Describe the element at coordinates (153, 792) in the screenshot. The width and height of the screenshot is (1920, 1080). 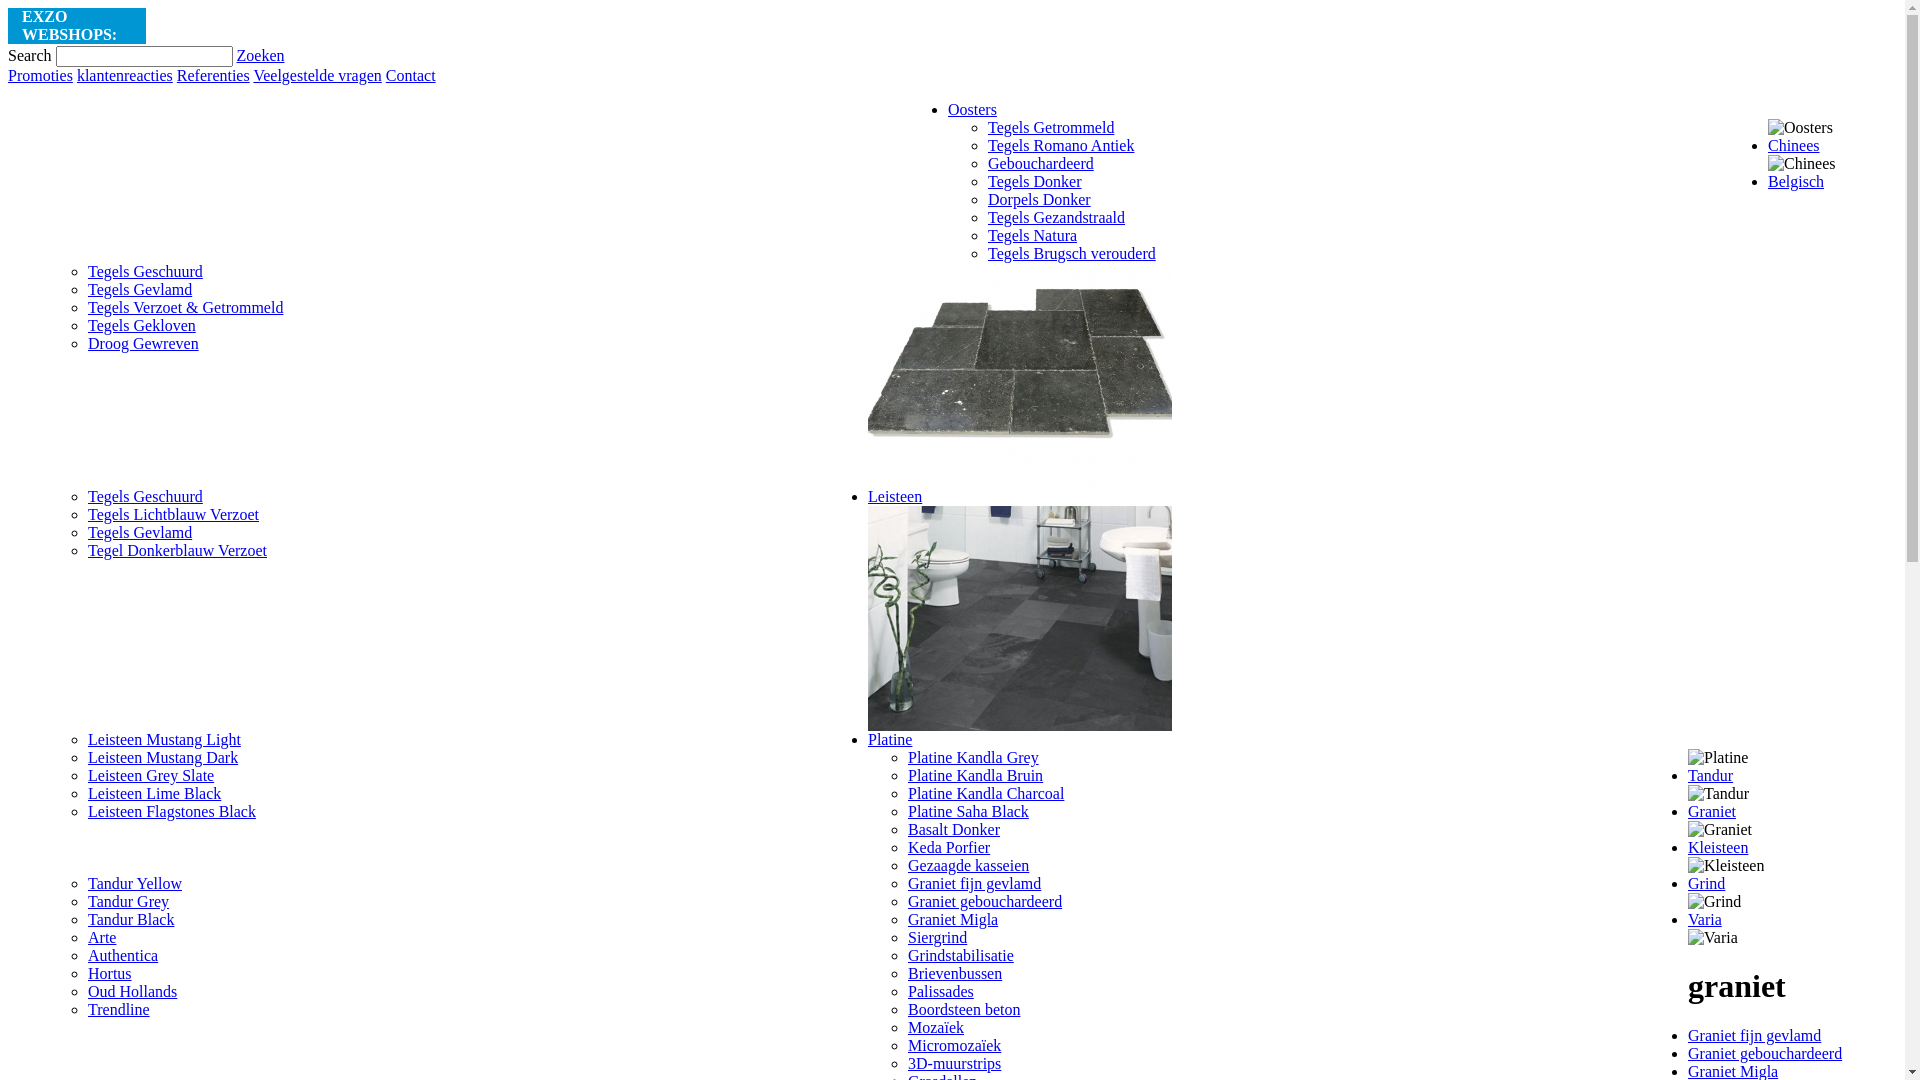
I see `'Leisteen Lime Black'` at that location.